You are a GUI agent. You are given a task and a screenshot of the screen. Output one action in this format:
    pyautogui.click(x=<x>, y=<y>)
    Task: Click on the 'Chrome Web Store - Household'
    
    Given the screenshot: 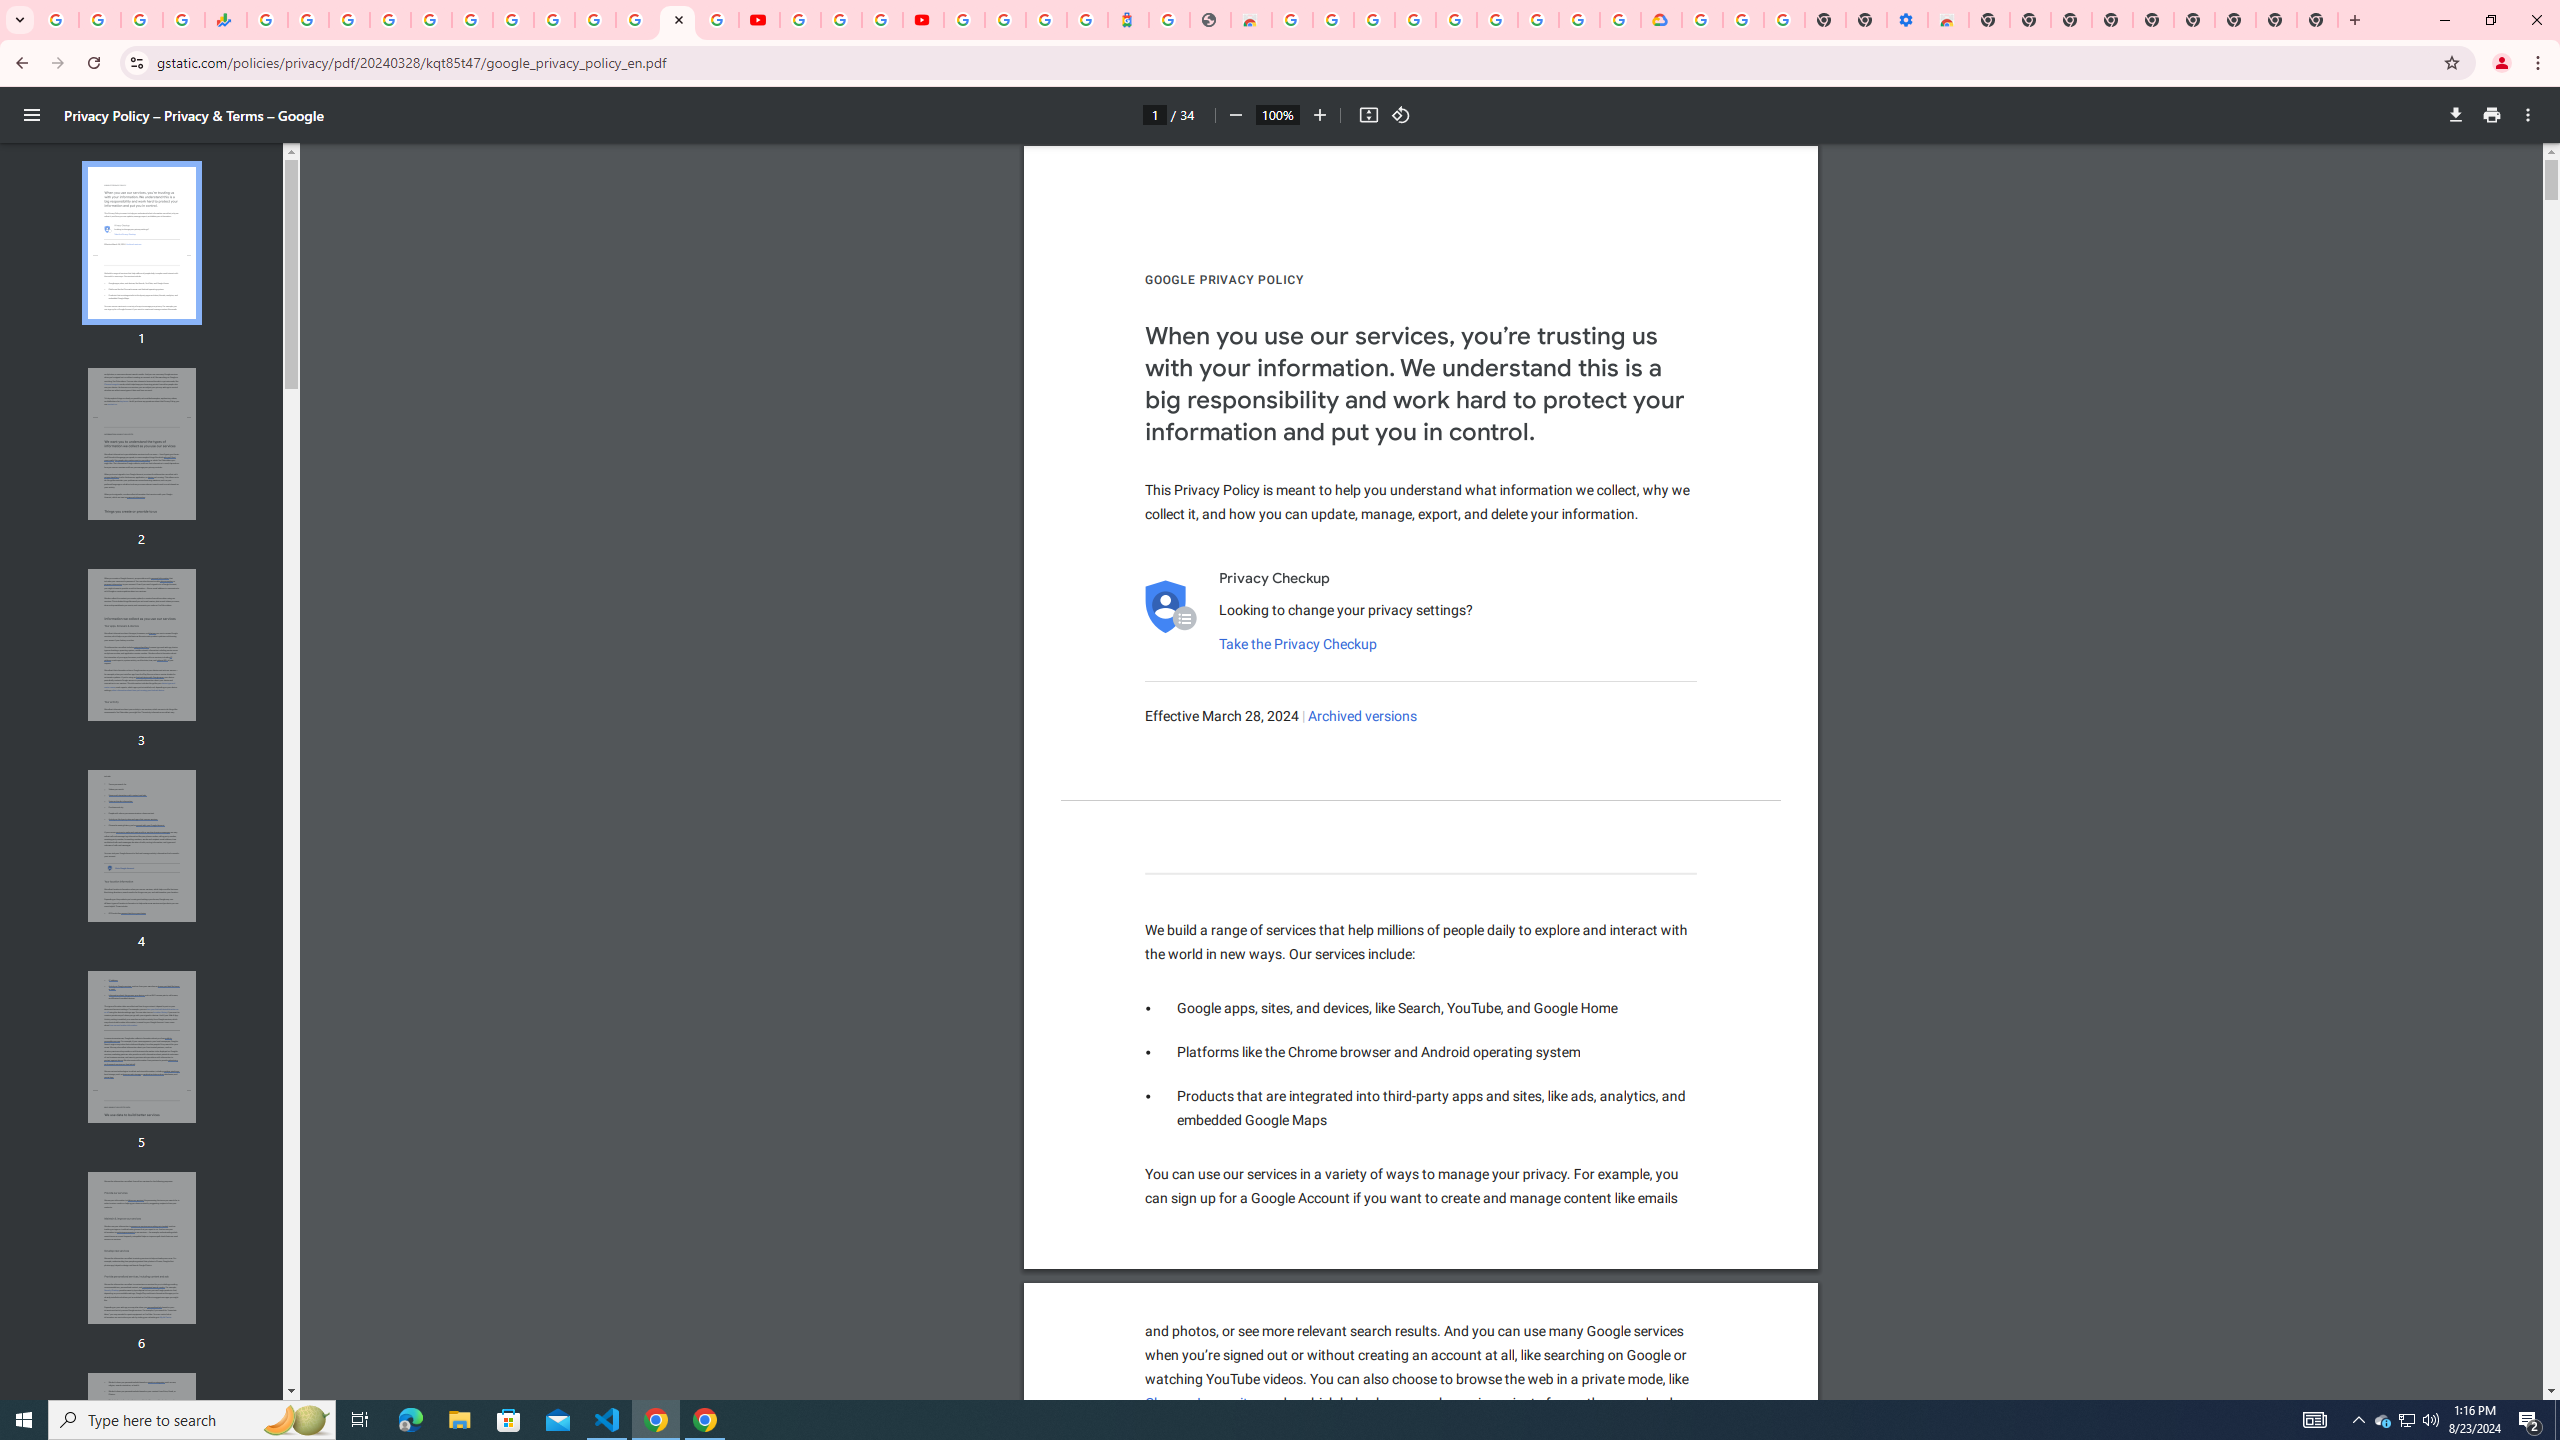 What is the action you would take?
    pyautogui.click(x=1250, y=19)
    